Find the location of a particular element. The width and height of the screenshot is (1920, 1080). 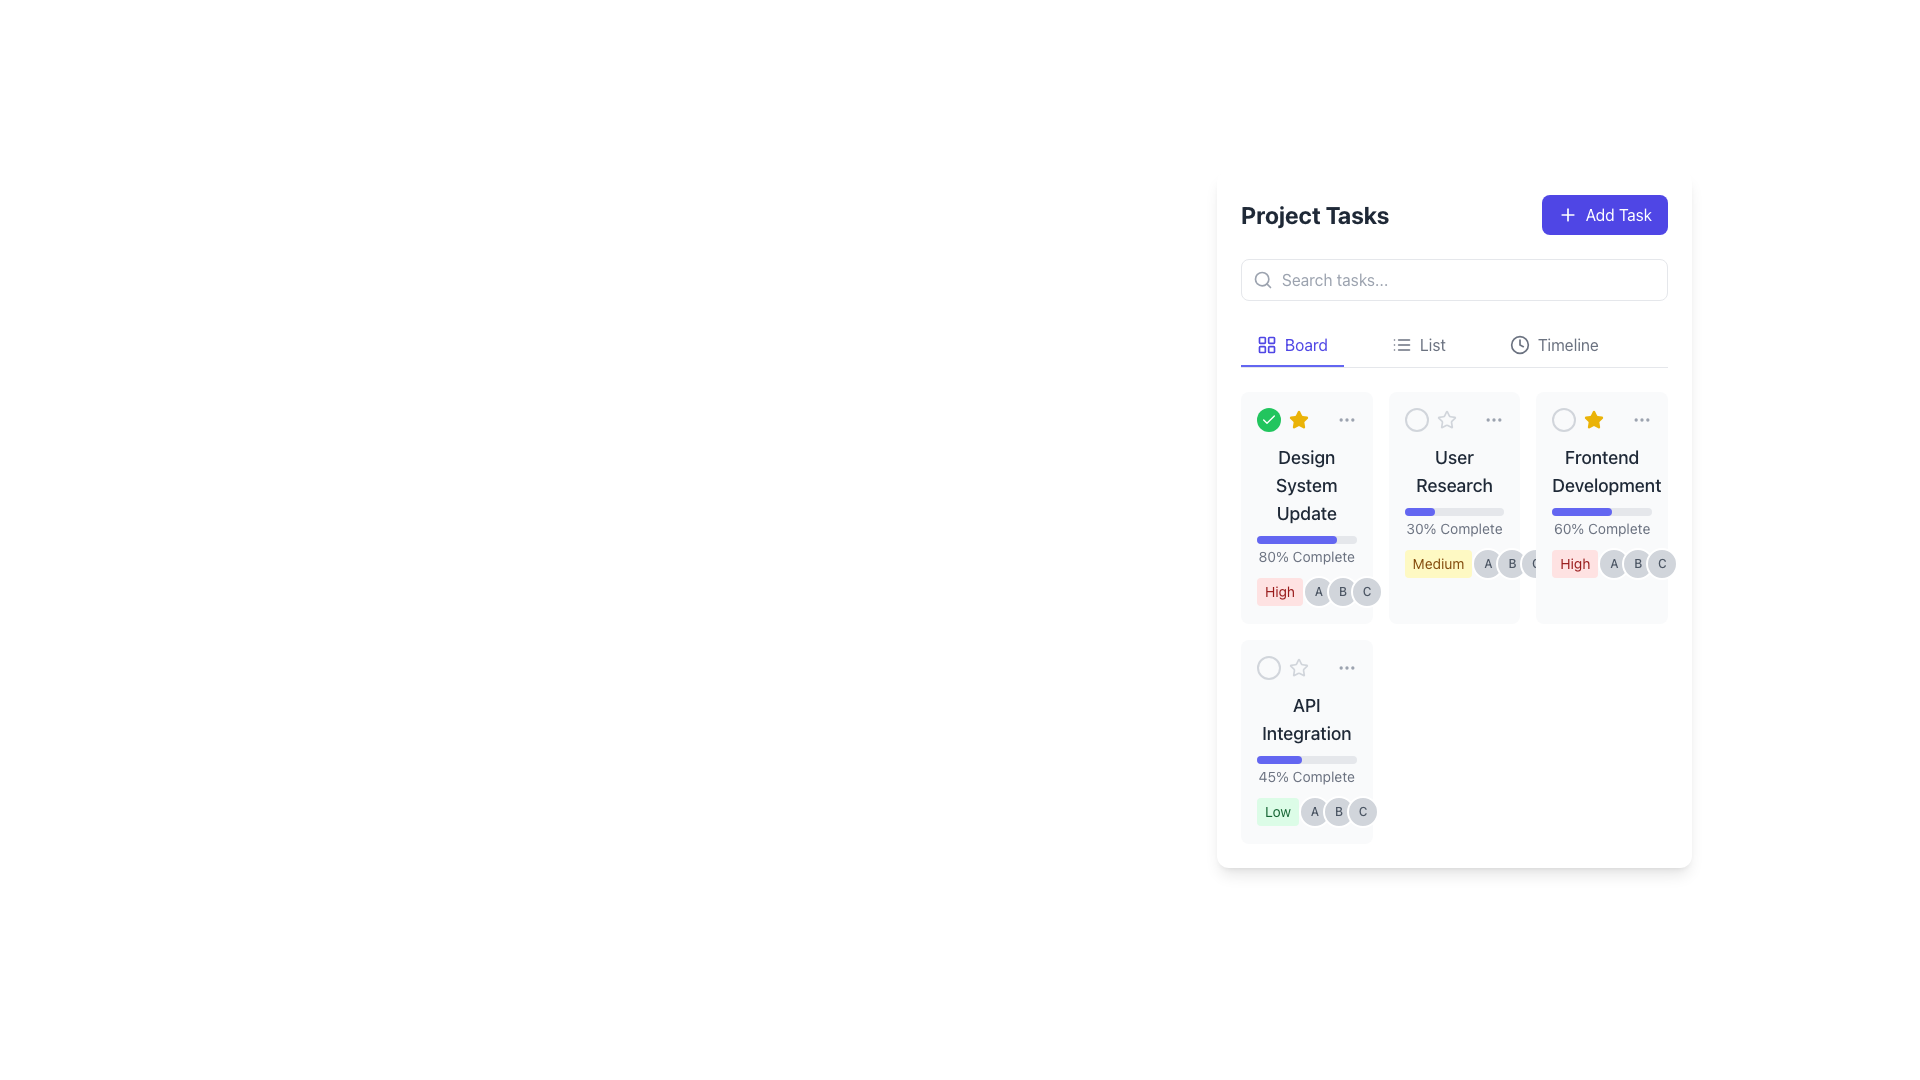

the 'Board' navigation tab located at the far left of the horizontal navigation bar is located at coordinates (1292, 345).